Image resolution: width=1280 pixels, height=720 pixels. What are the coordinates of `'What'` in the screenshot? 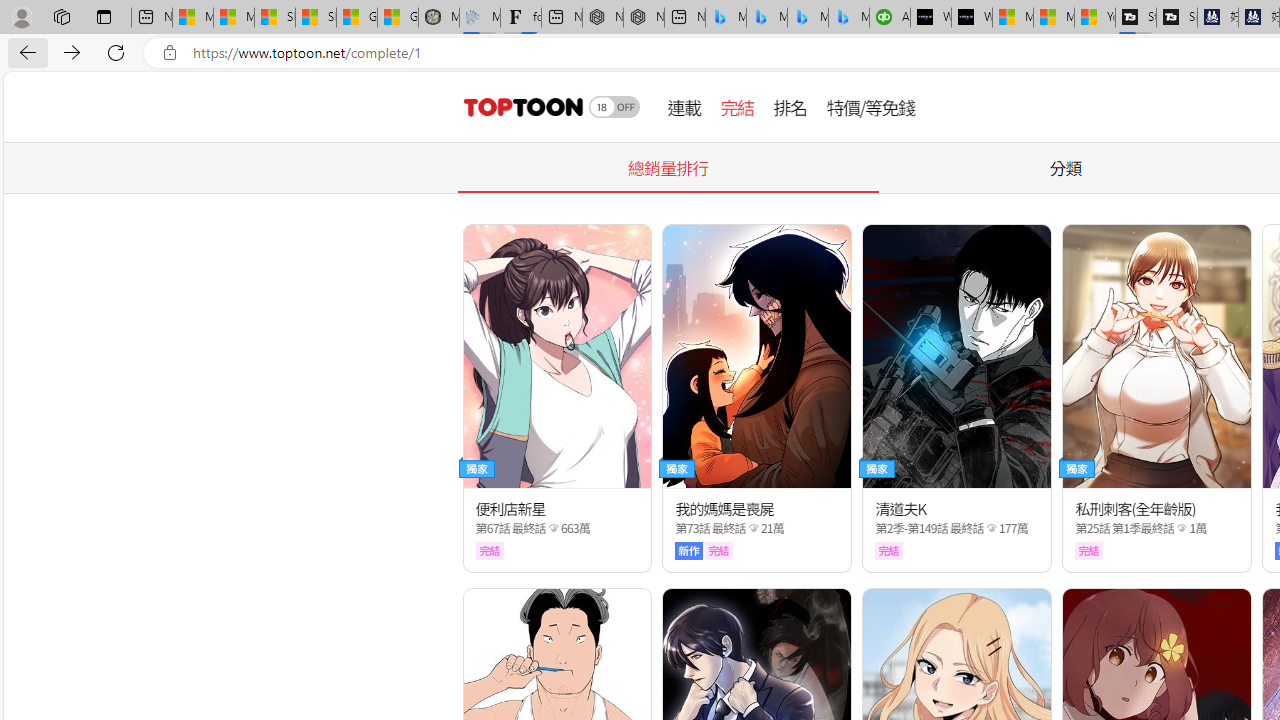 It's located at (972, 17).